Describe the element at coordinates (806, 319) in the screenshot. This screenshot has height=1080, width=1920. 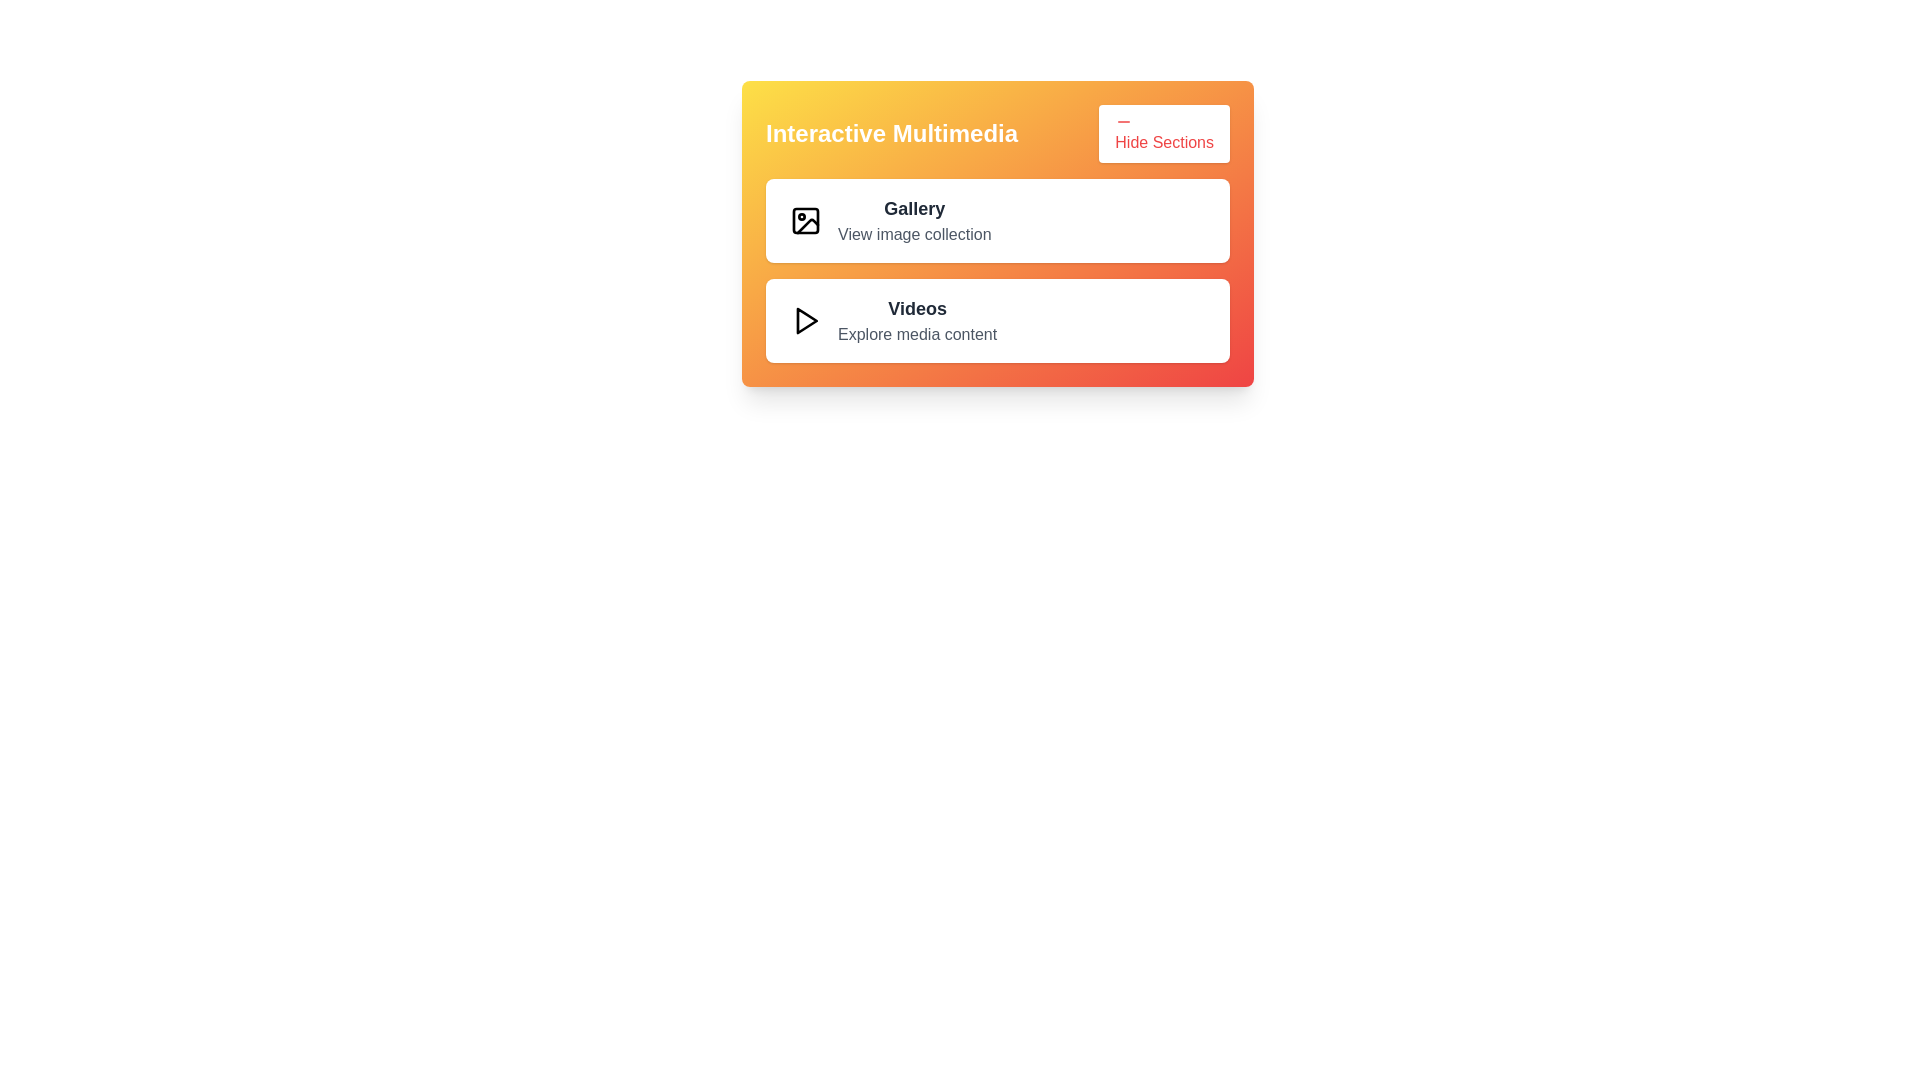
I see `the triangular play icon outlined in black that is positioned next to the text label 'Videos' within the card component` at that location.